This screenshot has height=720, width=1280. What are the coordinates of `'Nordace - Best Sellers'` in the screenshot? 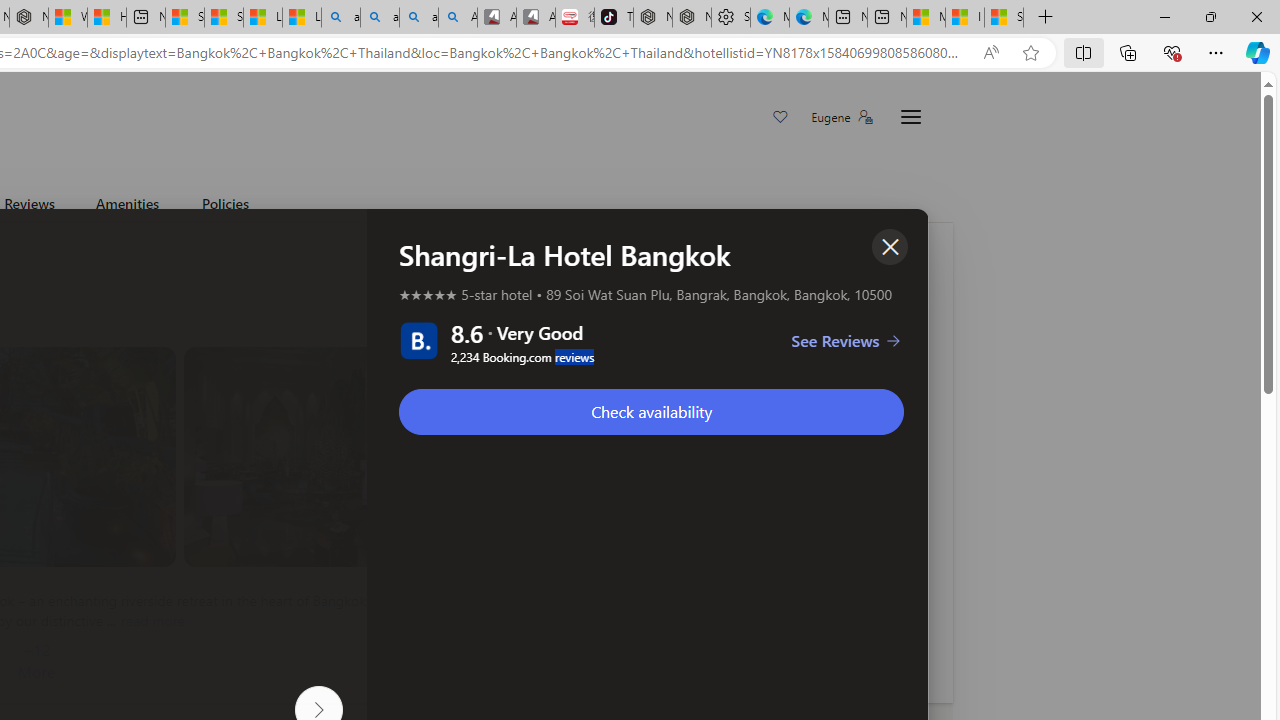 It's located at (652, 17).